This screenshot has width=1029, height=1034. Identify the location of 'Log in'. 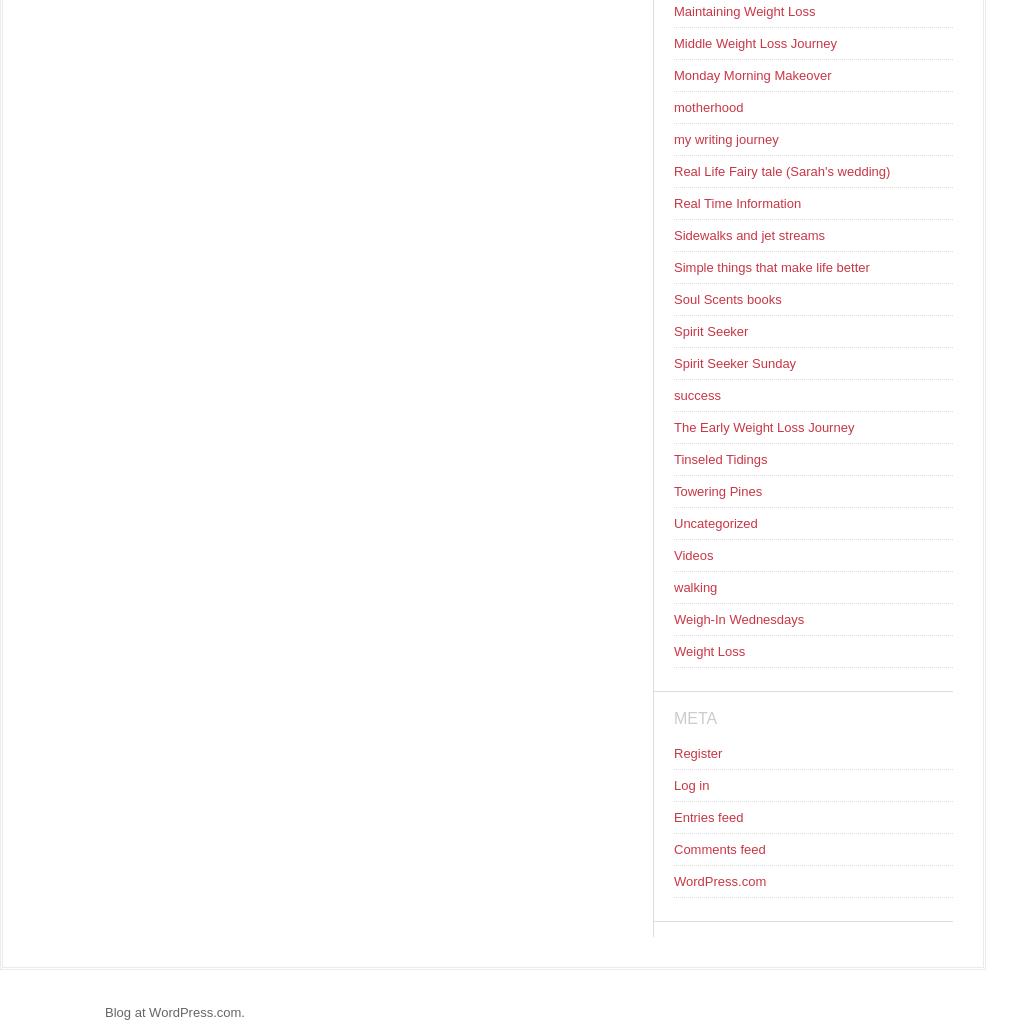
(690, 784).